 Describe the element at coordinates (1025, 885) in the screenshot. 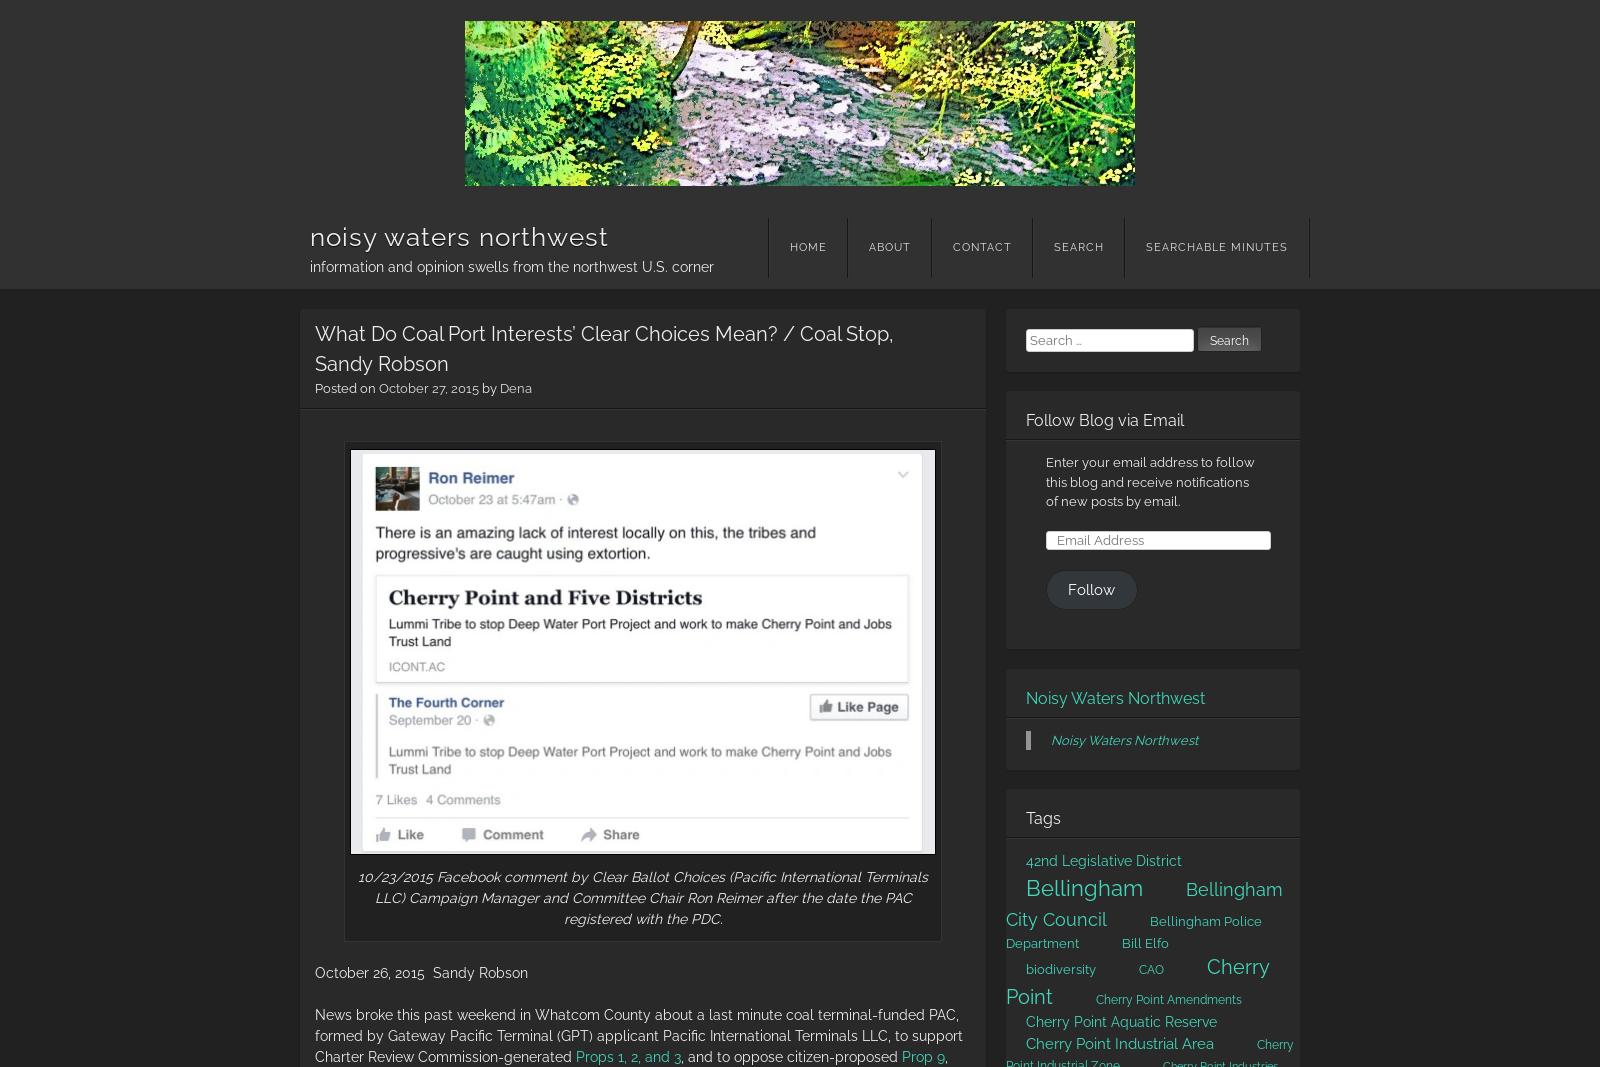

I see `'Bellingham'` at that location.